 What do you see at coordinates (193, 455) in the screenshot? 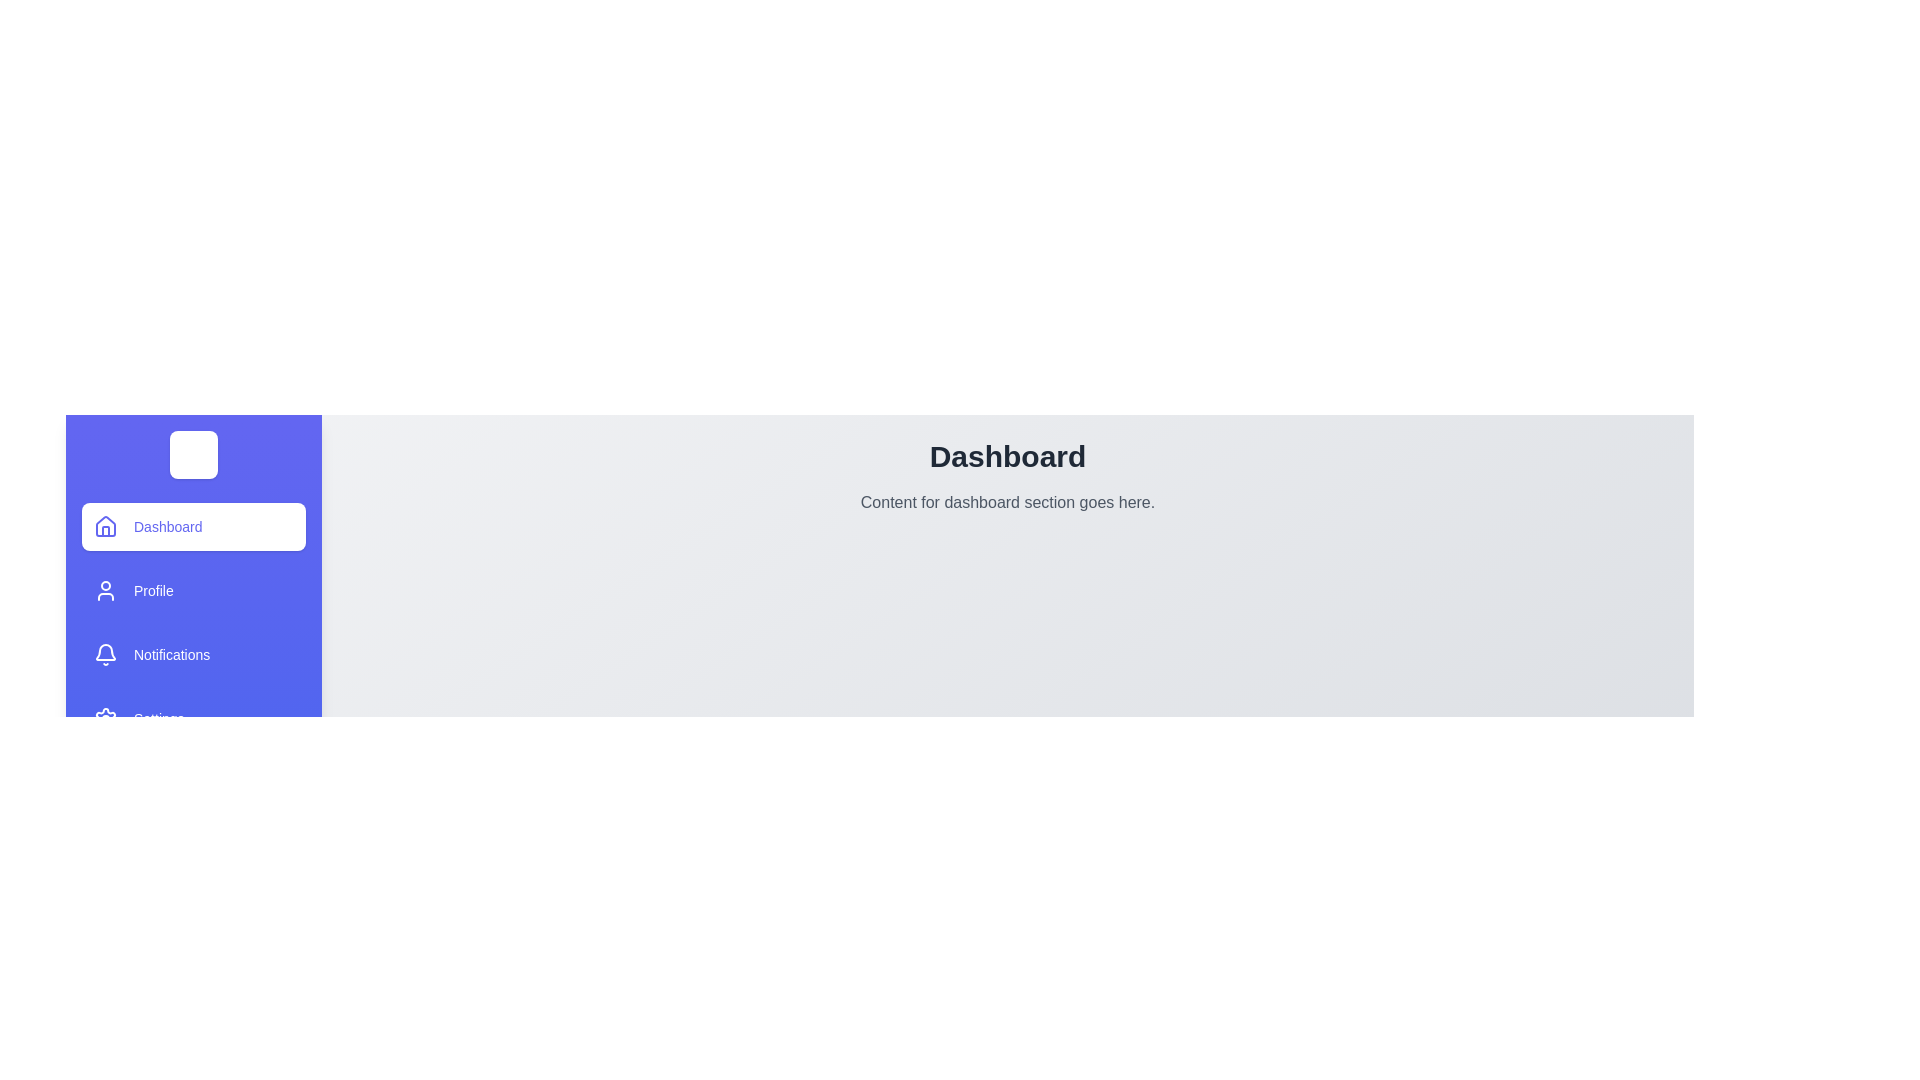
I see `the drawer toggle button to toggle the drawer's state` at bounding box center [193, 455].